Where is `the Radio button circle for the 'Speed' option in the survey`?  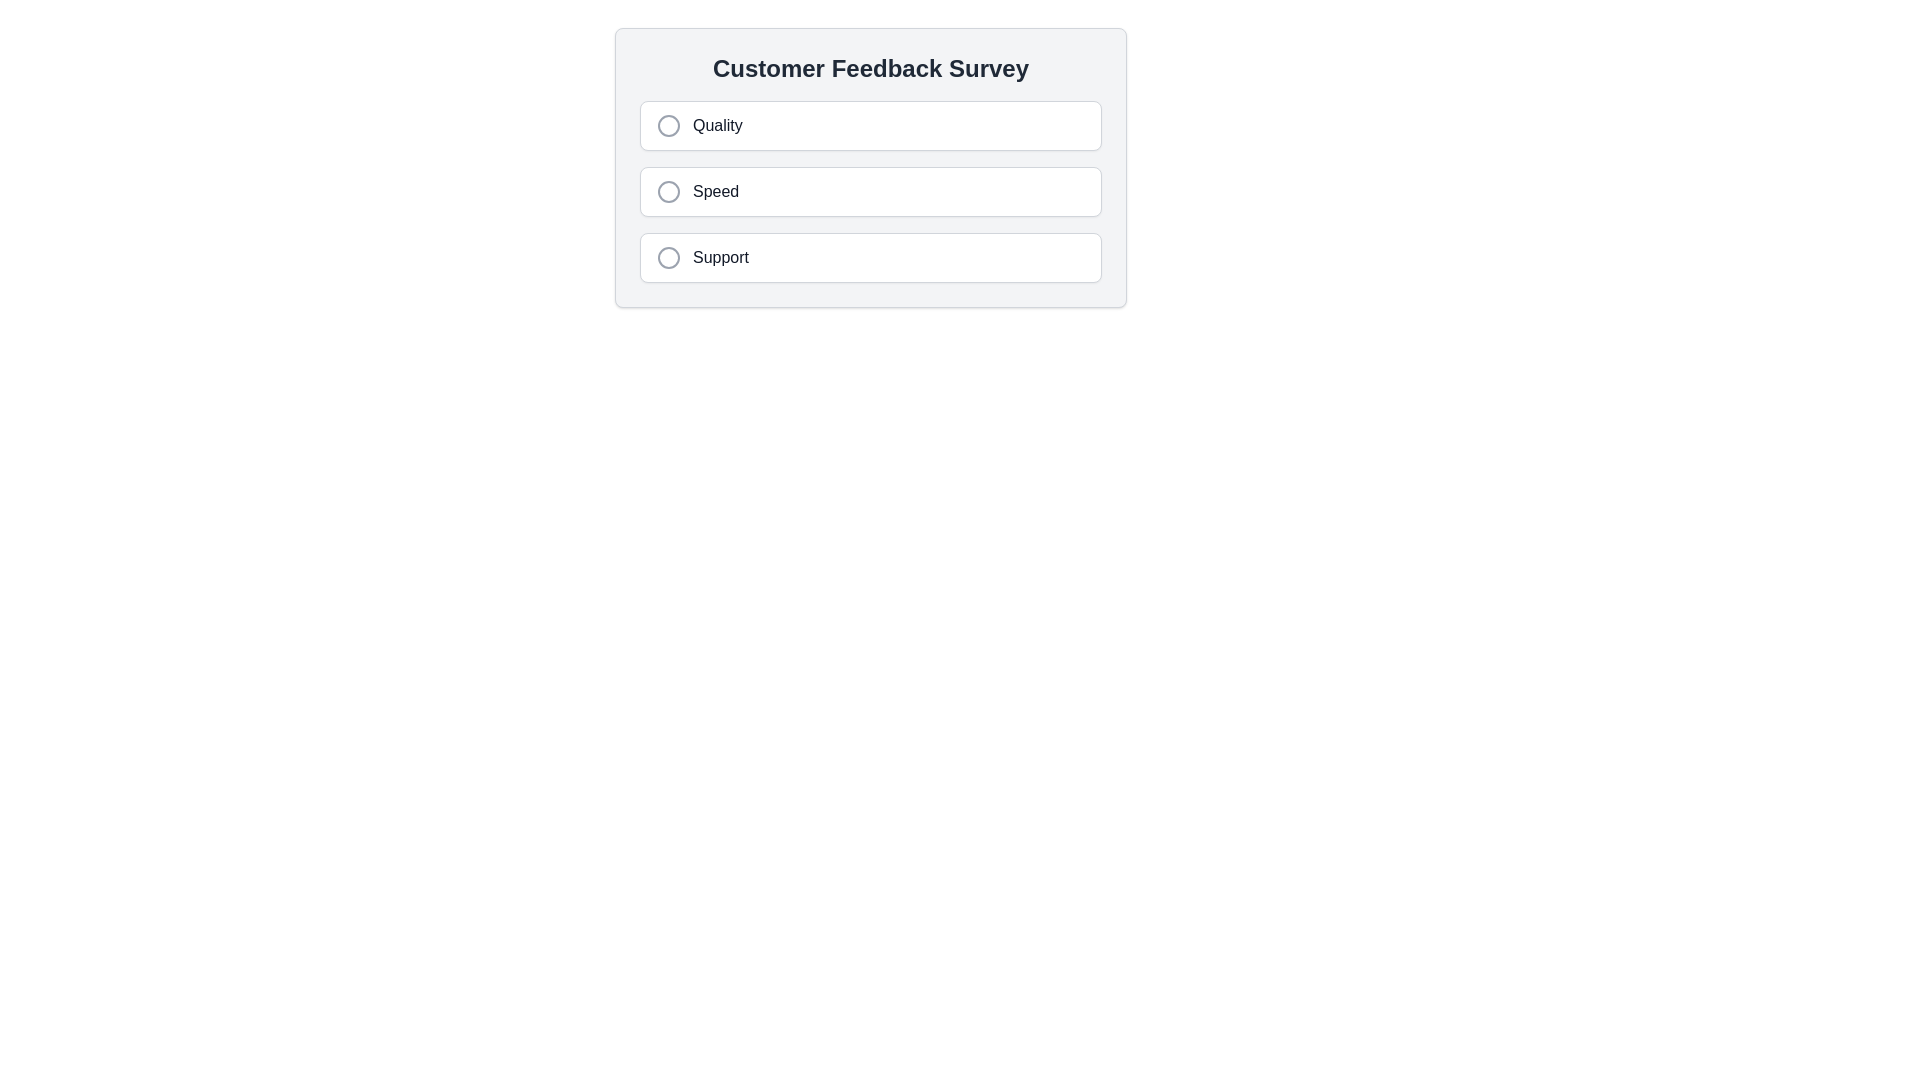 the Radio button circle for the 'Speed' option in the survey is located at coordinates (668, 192).